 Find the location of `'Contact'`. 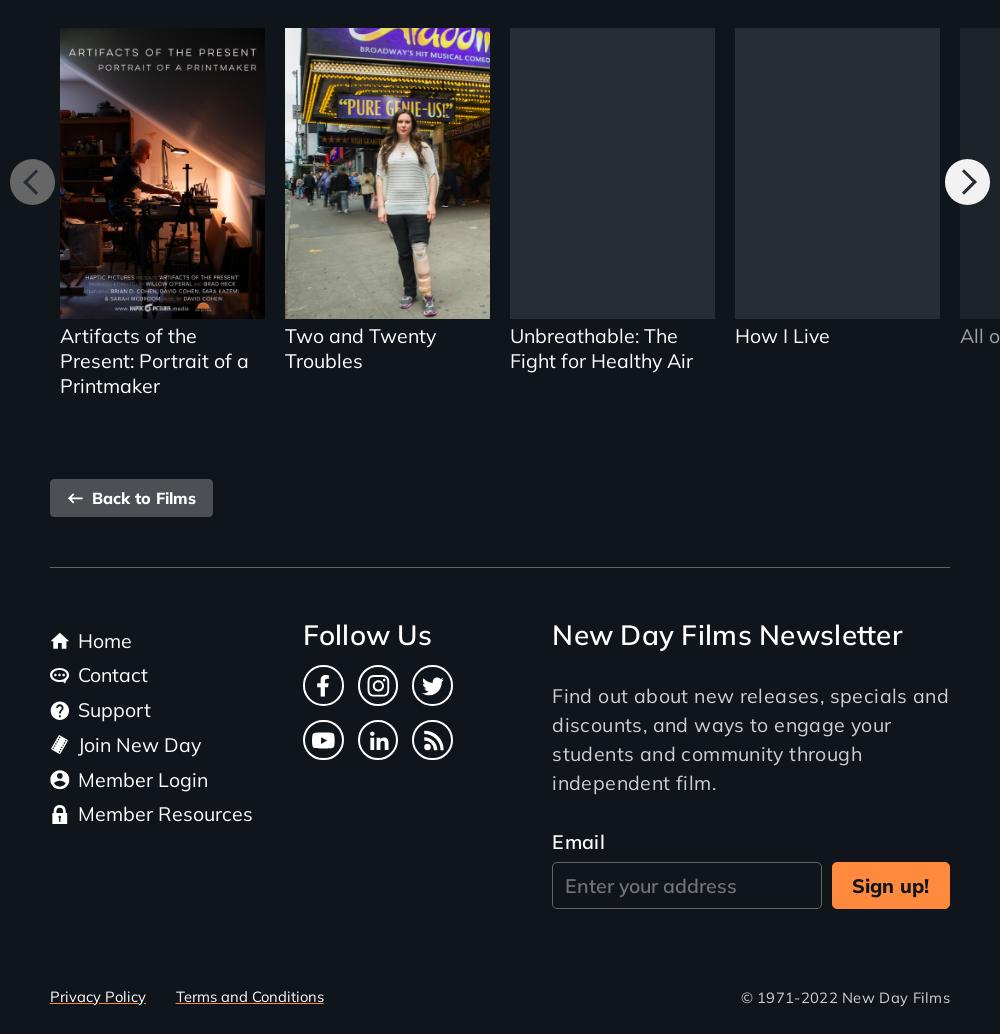

'Contact' is located at coordinates (112, 674).